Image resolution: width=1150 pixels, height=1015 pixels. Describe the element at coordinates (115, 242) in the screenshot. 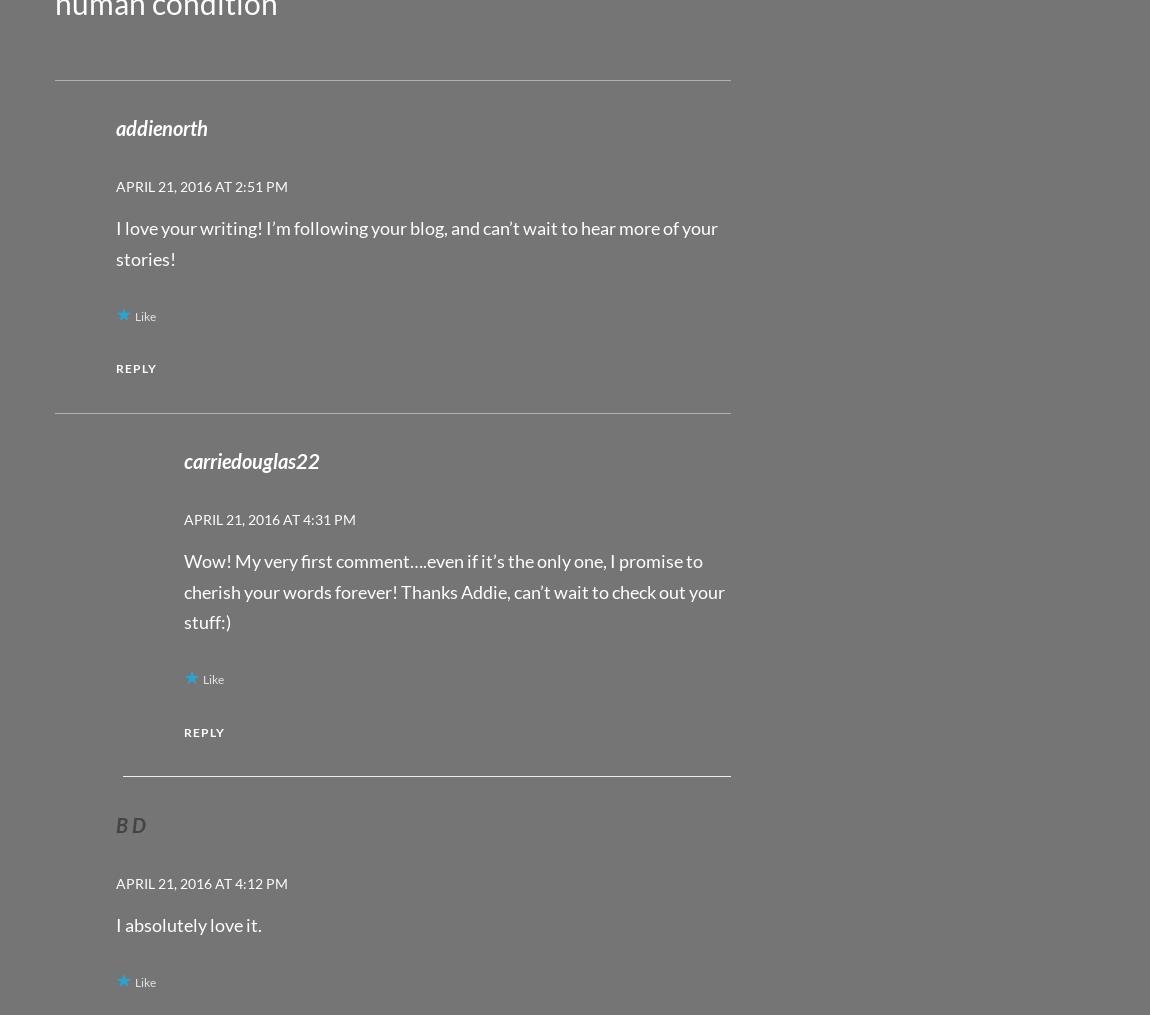

I see `'I love your writing!  I’m following your blog, and can’t wait to hear more of your stories!'` at that location.